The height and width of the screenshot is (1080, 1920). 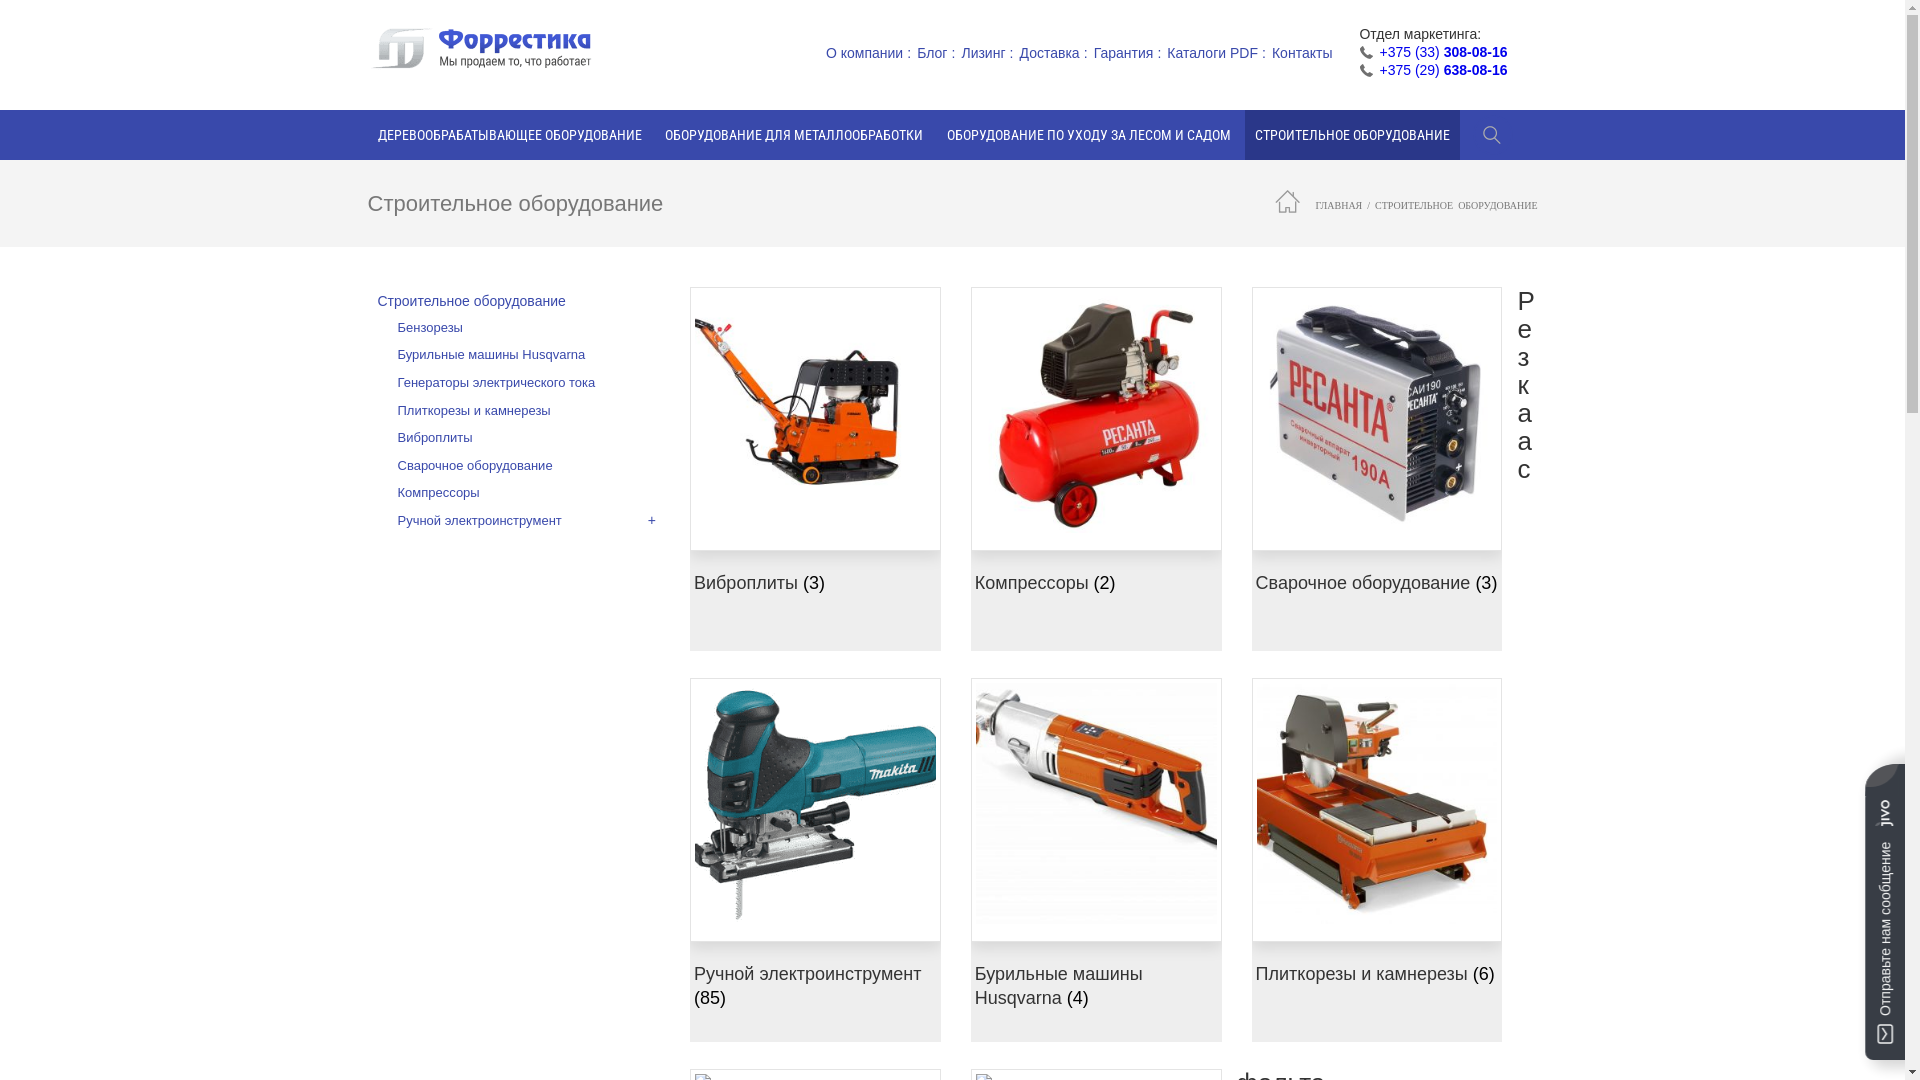 I want to click on '+375 (29) 638-08-16', so click(x=1443, y=68).